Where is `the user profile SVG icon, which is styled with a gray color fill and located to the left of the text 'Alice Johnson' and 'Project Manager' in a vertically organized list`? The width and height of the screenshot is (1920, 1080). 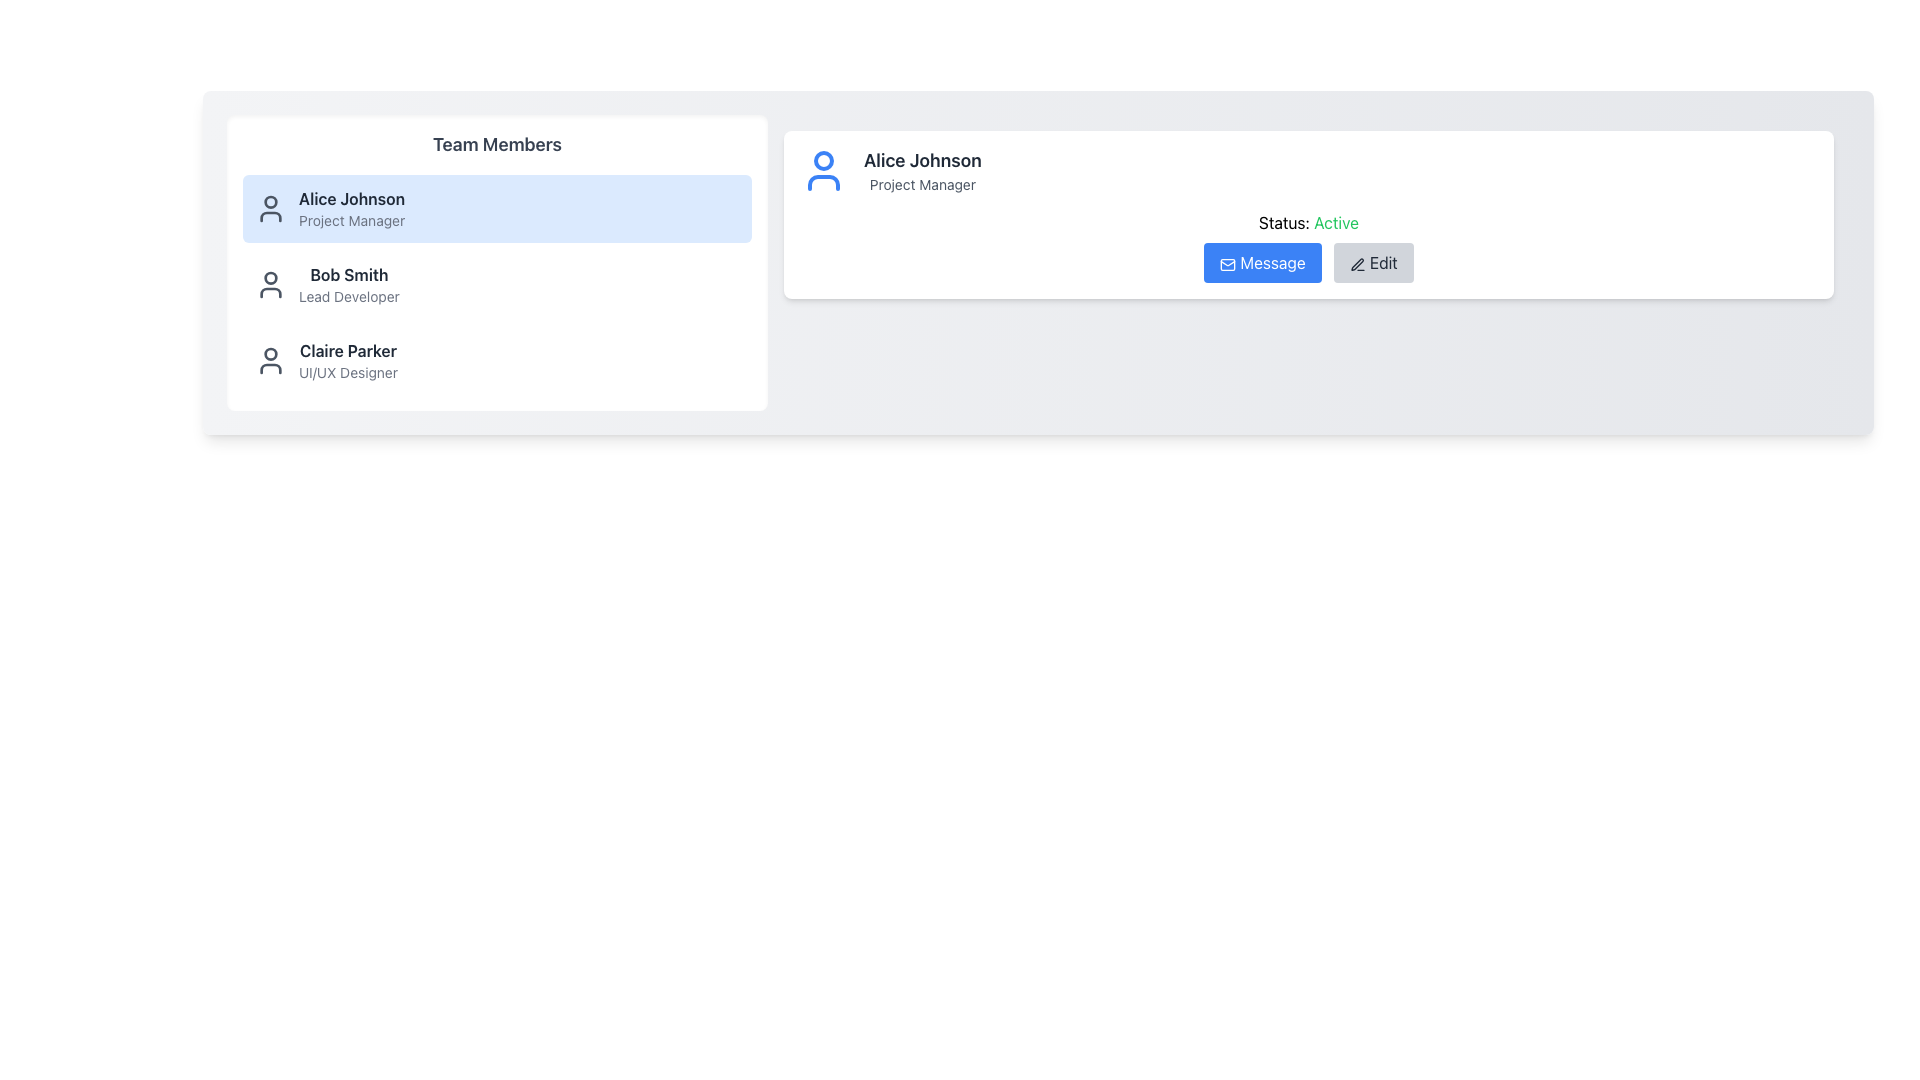
the user profile SVG icon, which is styled with a gray color fill and located to the left of the text 'Alice Johnson' and 'Project Manager' in a vertically organized list is located at coordinates (269, 208).